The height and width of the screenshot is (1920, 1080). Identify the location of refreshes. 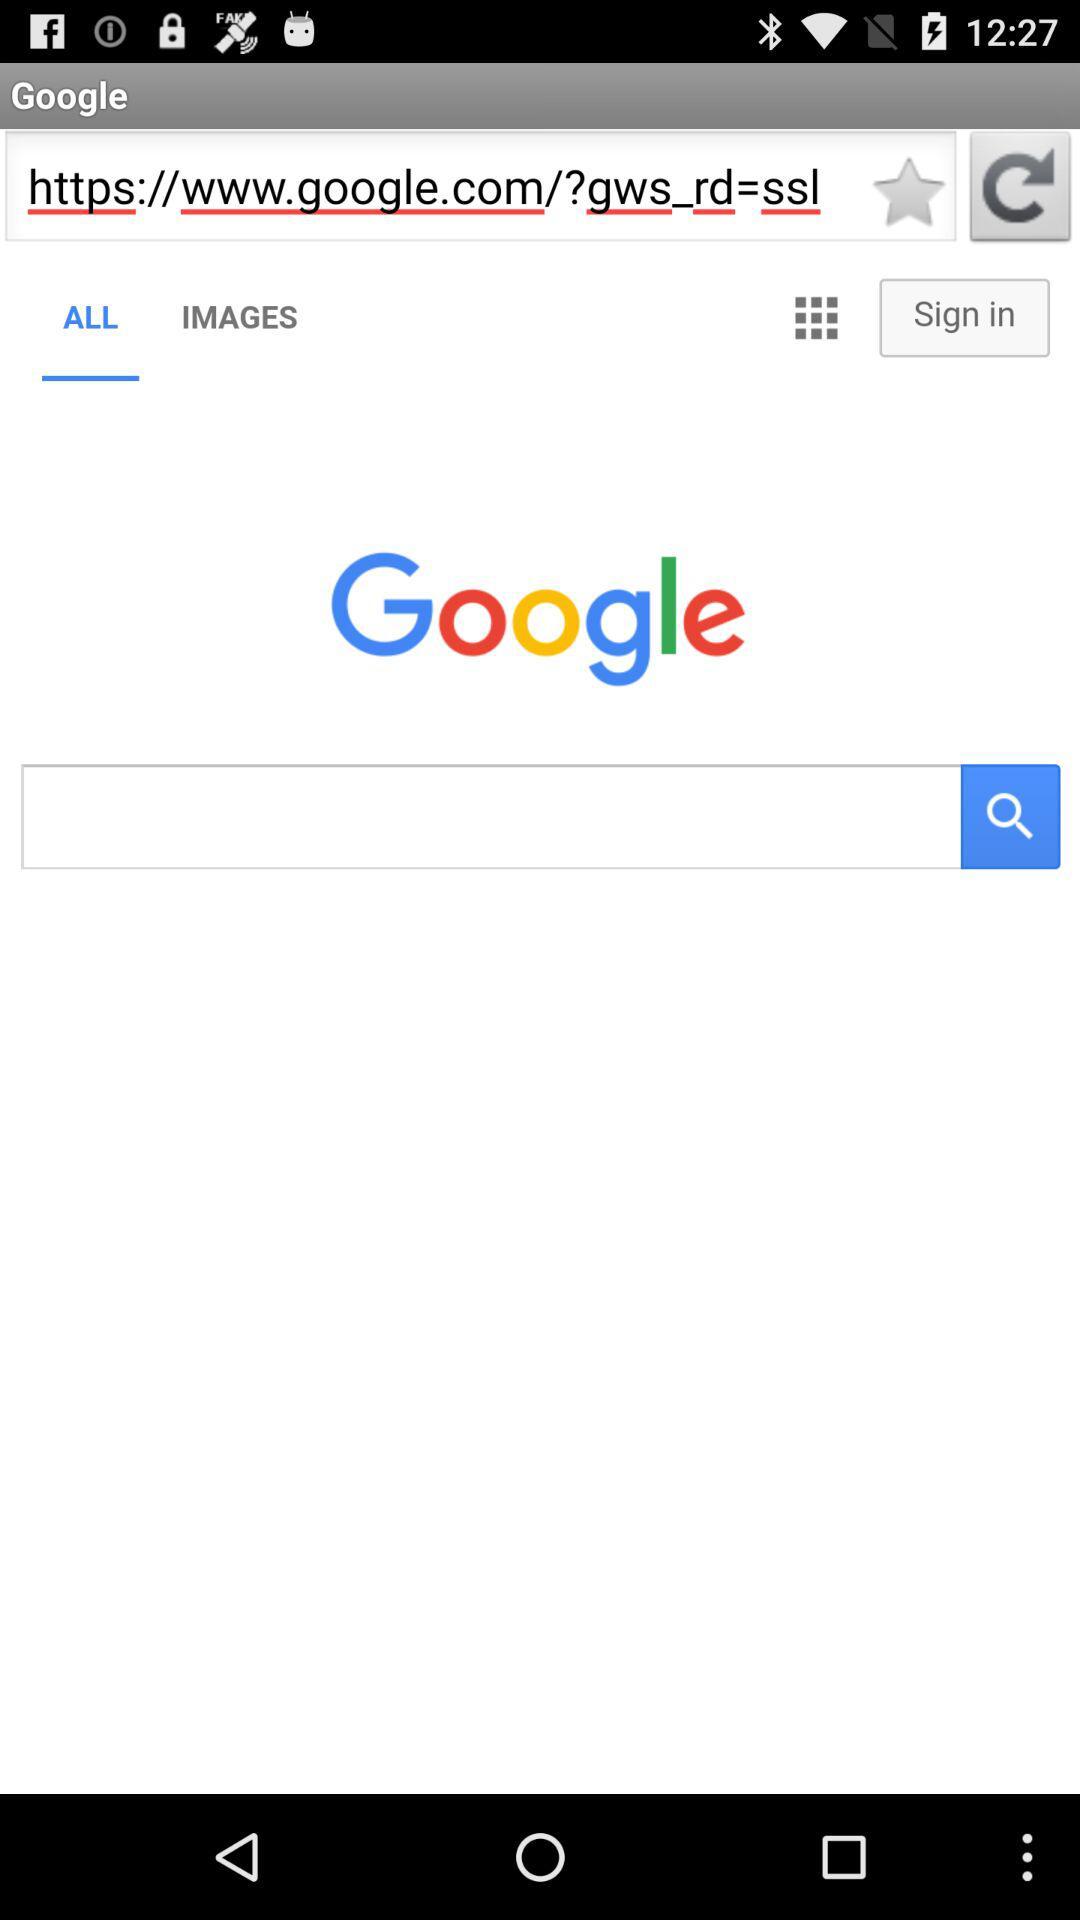
(1020, 192).